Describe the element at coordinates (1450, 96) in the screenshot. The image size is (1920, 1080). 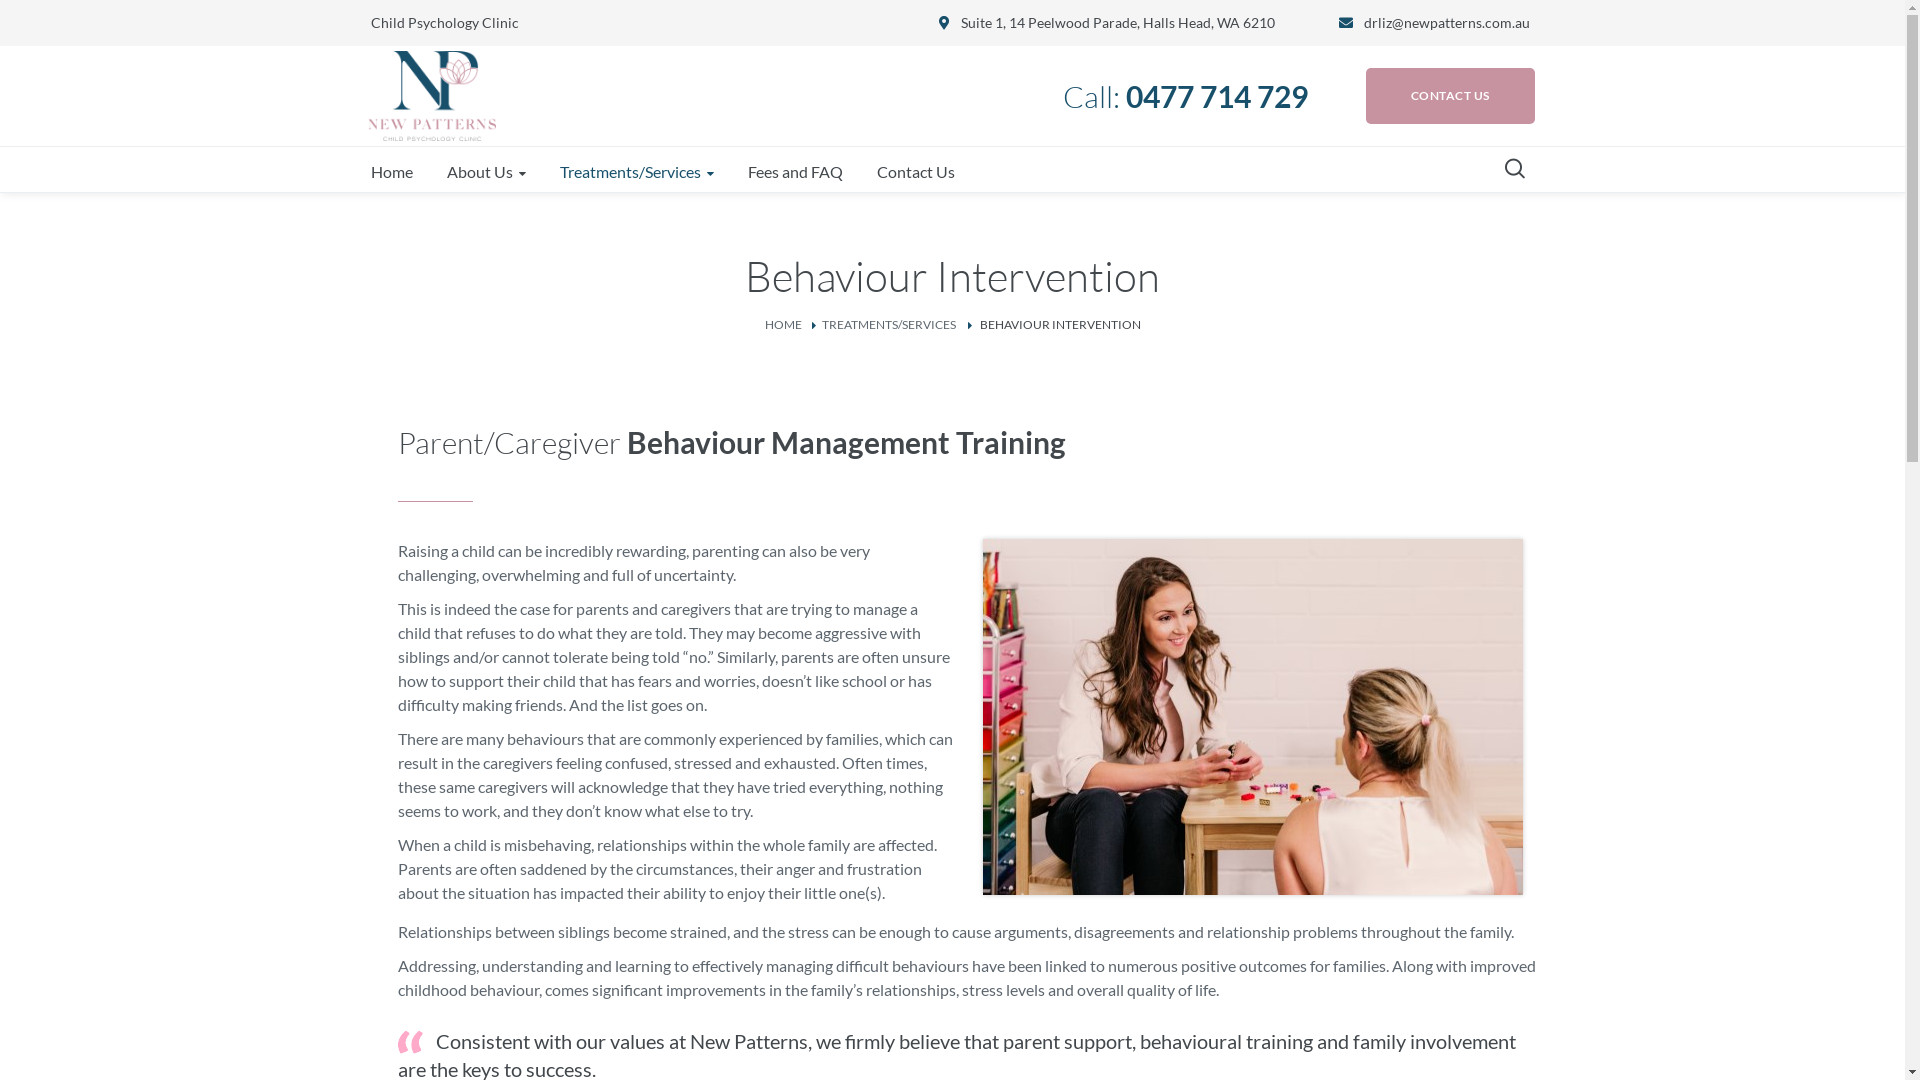
I see `'CONTACT US'` at that location.